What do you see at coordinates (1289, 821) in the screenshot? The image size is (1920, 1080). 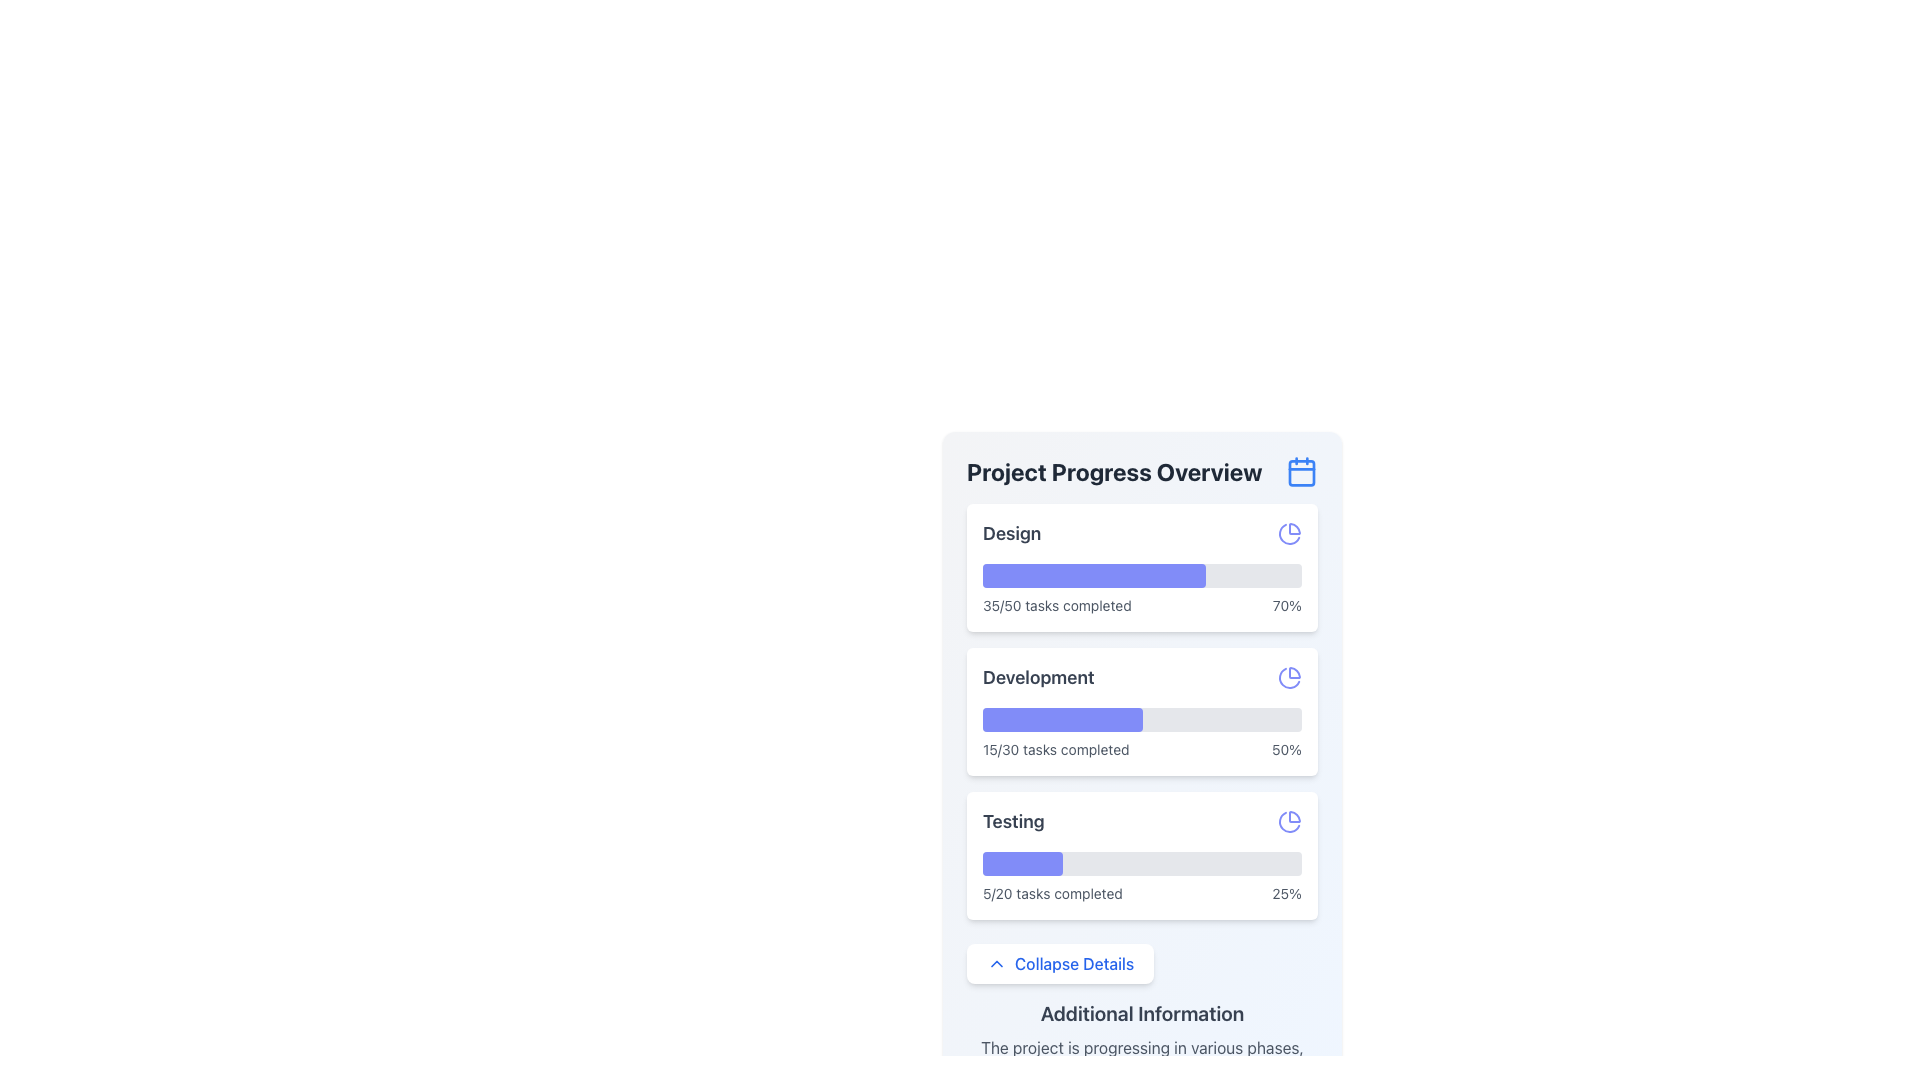 I see `pie chart segment located in the 'Testing' section of the progress overview card interface, which is styled with a stroke and no fill, positioned below and to the right of the main circular chart` at bounding box center [1289, 821].